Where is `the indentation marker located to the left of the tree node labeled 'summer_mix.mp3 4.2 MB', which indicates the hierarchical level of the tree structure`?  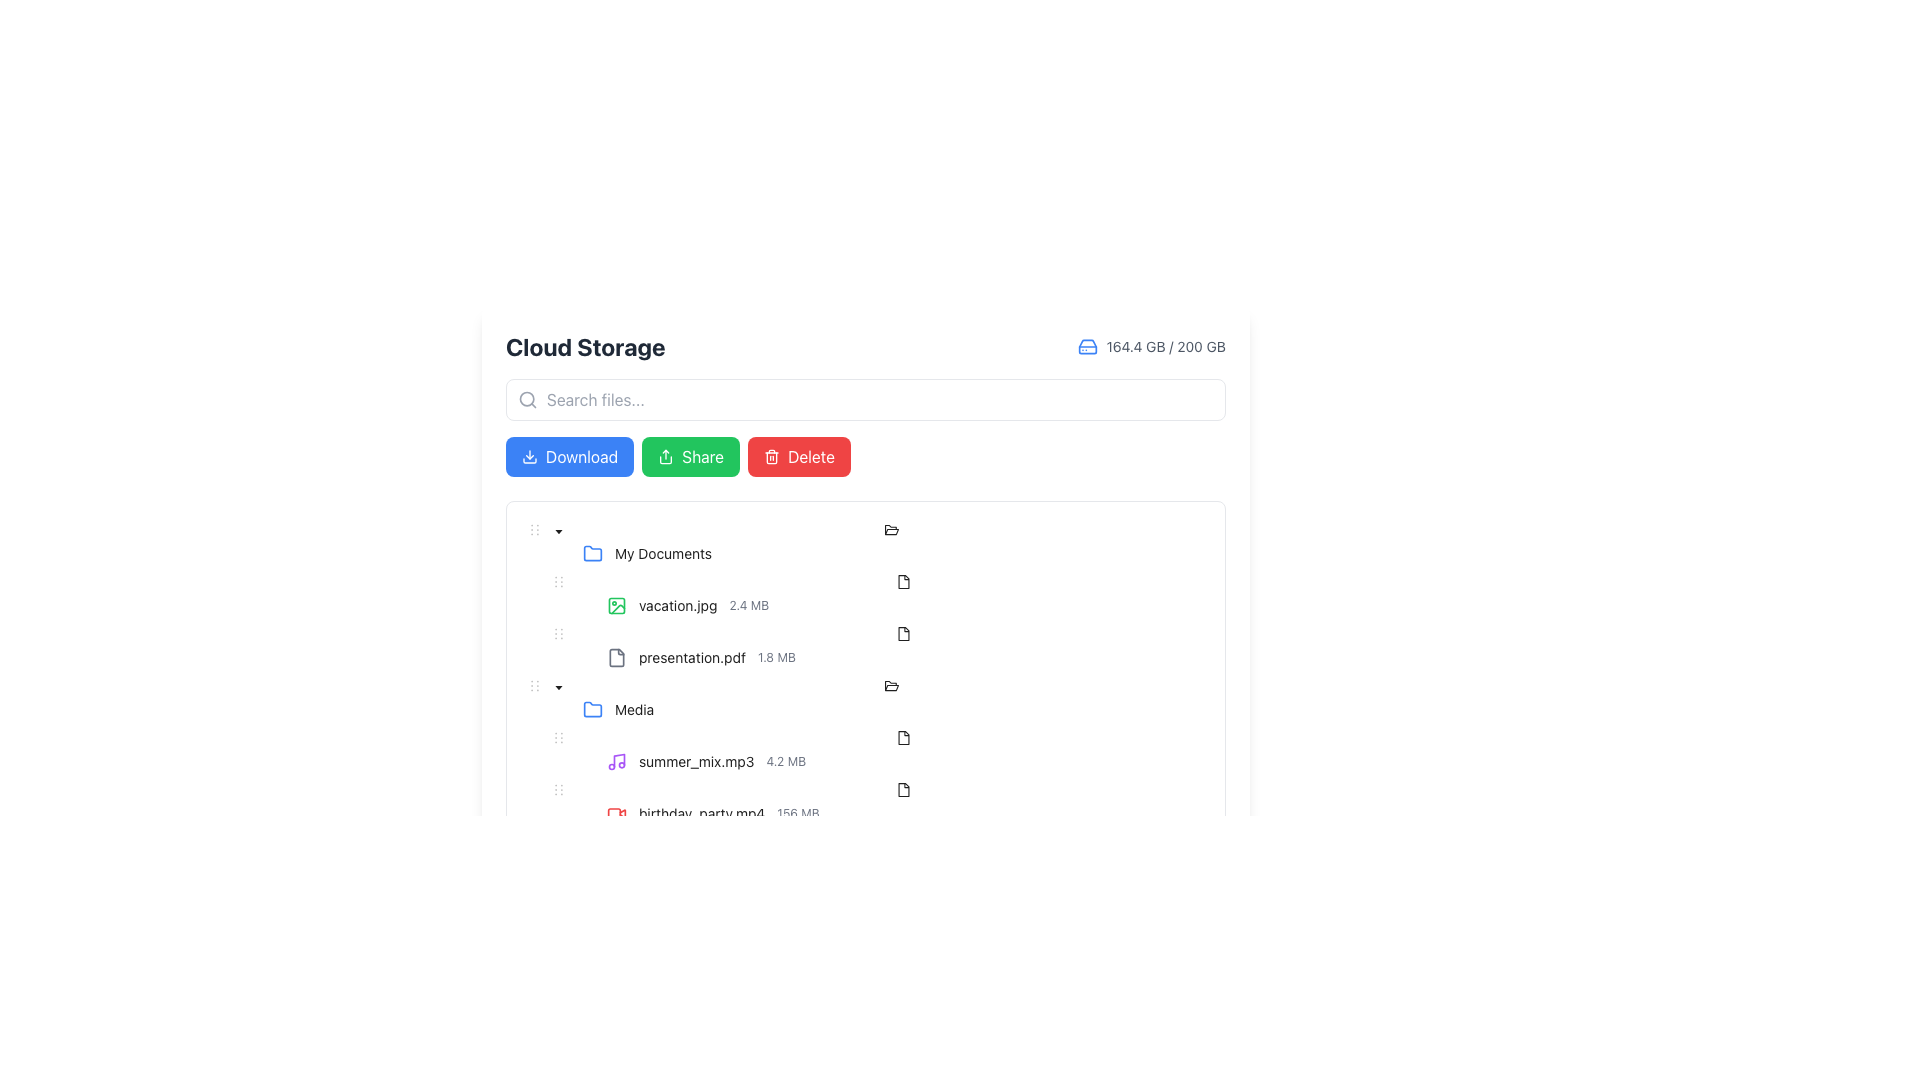 the indentation marker located to the left of the tree node labeled 'summer_mix.mp3 4.2 MB', which indicates the hierarchical level of the tree structure is located at coordinates (534, 749).